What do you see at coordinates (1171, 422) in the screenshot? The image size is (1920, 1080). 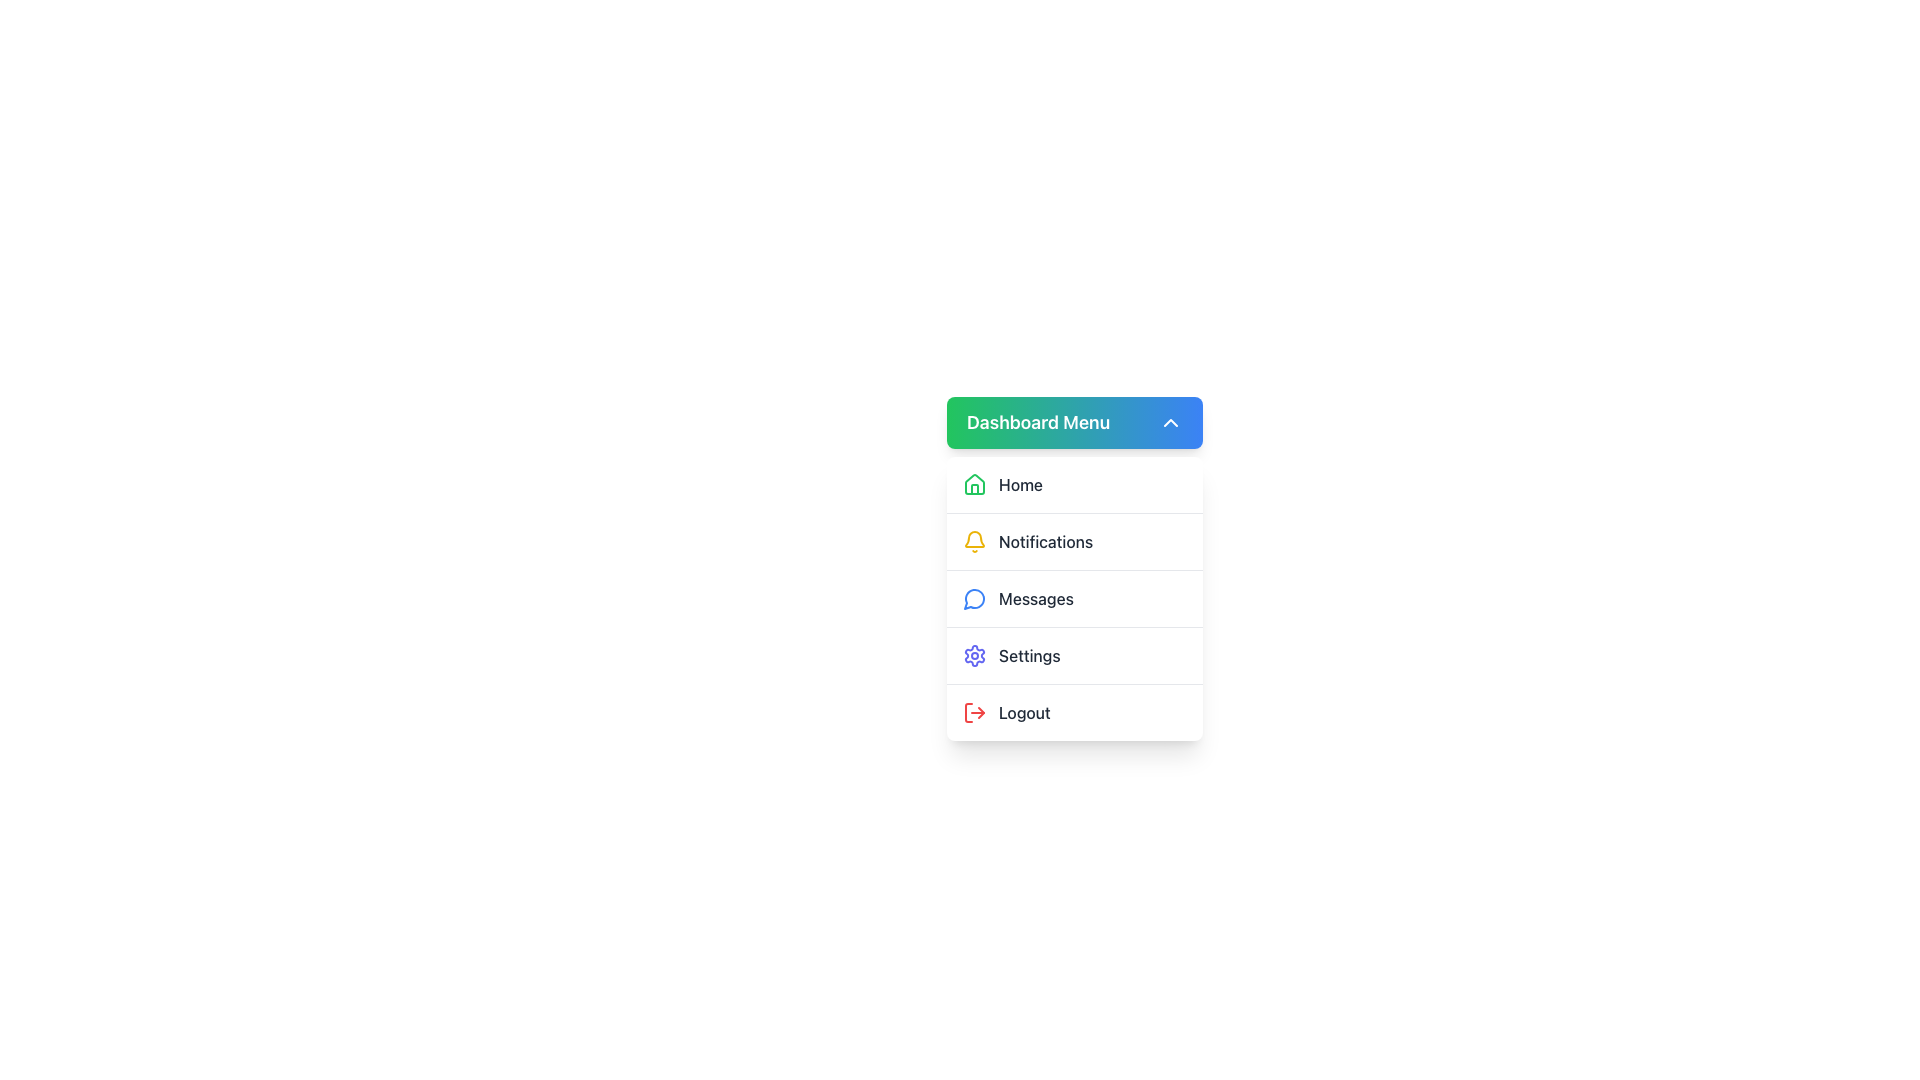 I see `the chevron direction indicator icon located at the far right of the 'Dashboard Menu' header to show the context menu` at bounding box center [1171, 422].